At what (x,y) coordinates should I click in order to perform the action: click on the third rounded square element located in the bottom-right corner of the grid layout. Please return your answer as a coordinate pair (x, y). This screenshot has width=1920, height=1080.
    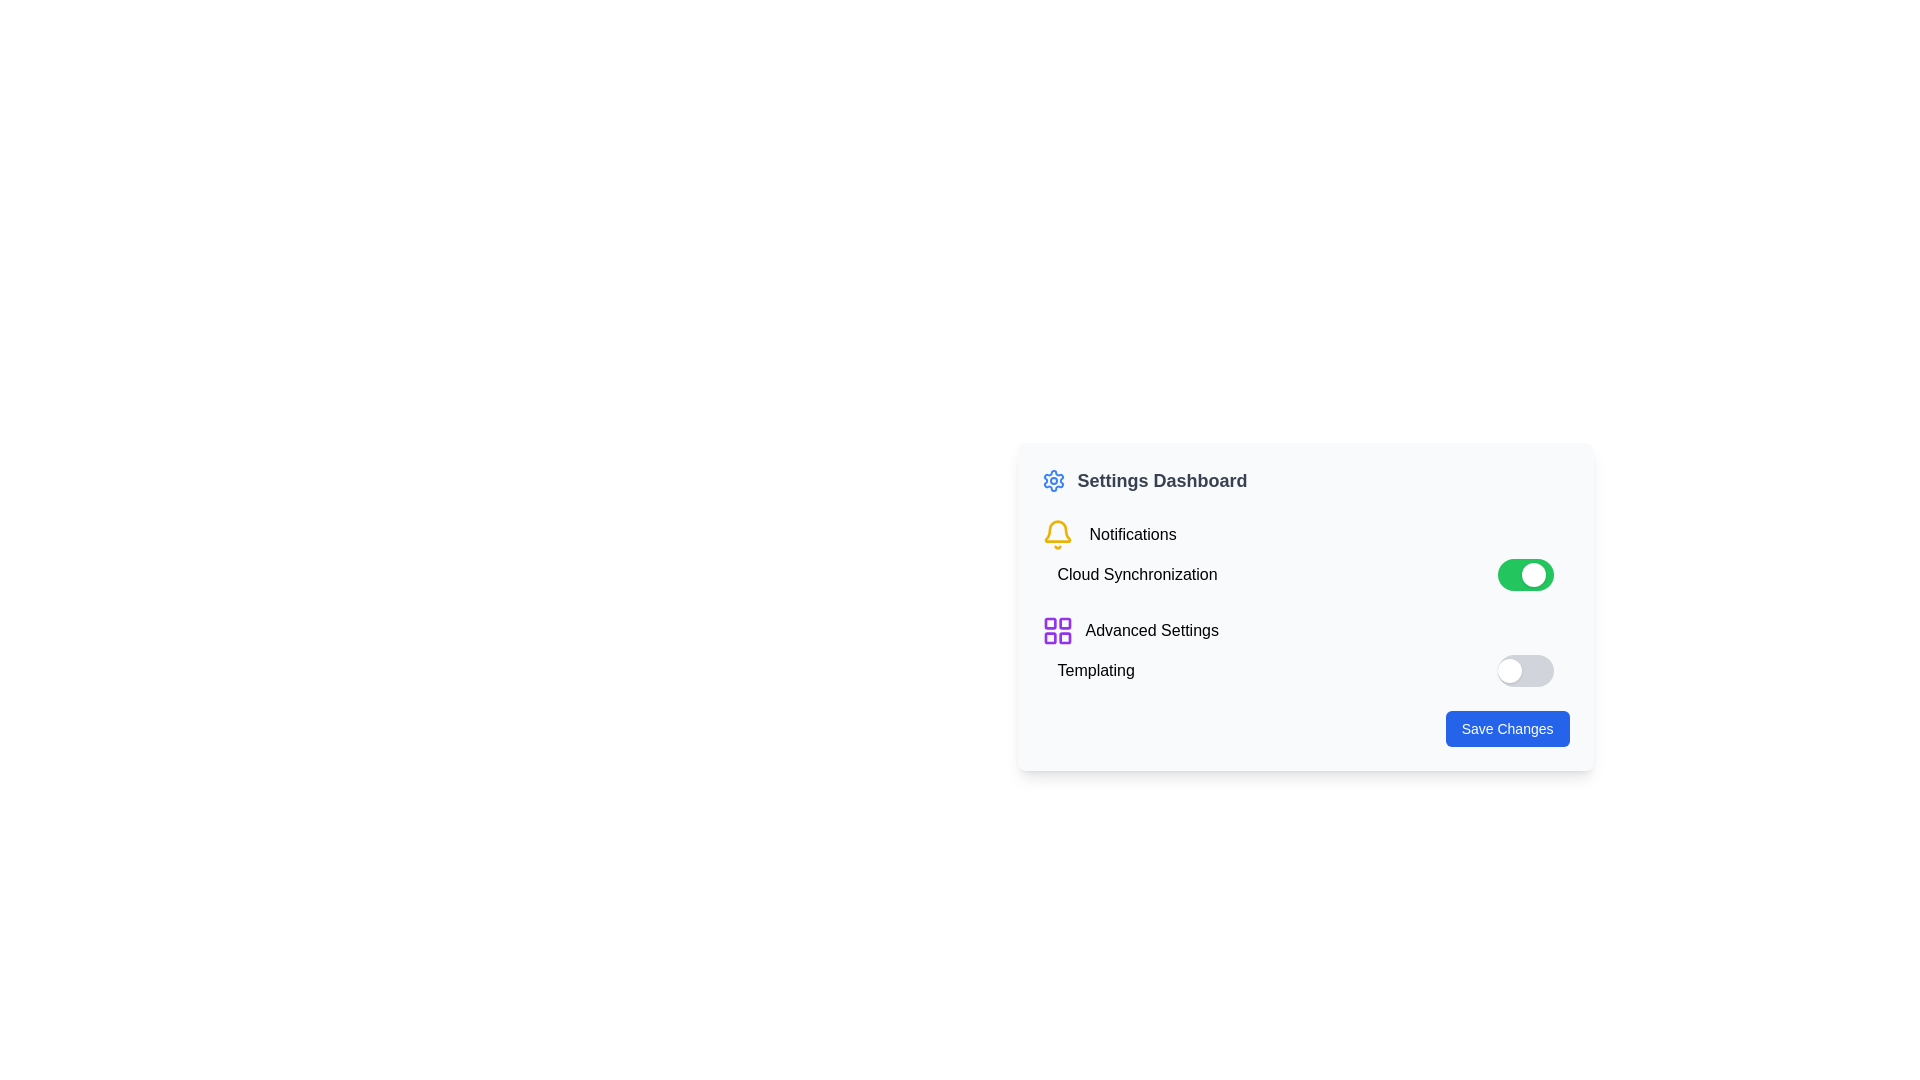
    Looking at the image, I should click on (1063, 638).